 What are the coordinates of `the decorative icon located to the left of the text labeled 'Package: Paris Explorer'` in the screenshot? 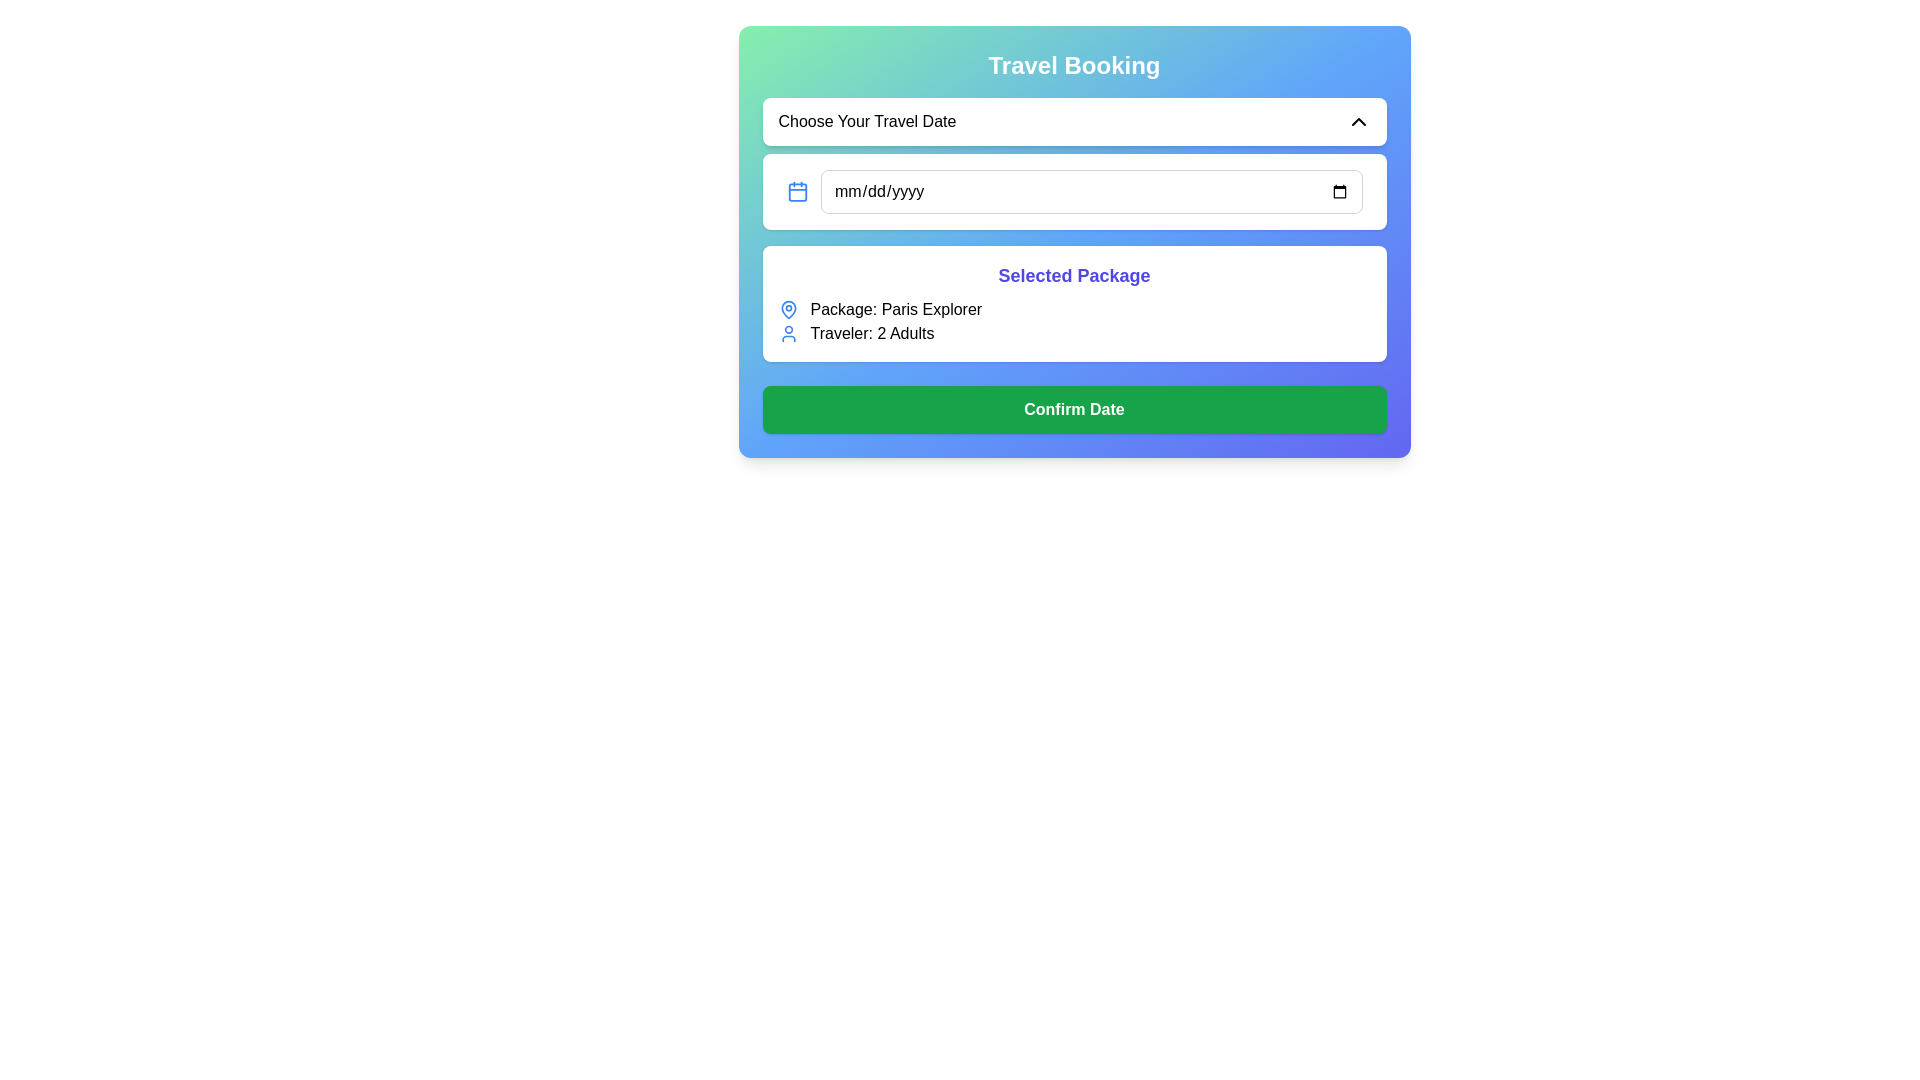 It's located at (787, 309).